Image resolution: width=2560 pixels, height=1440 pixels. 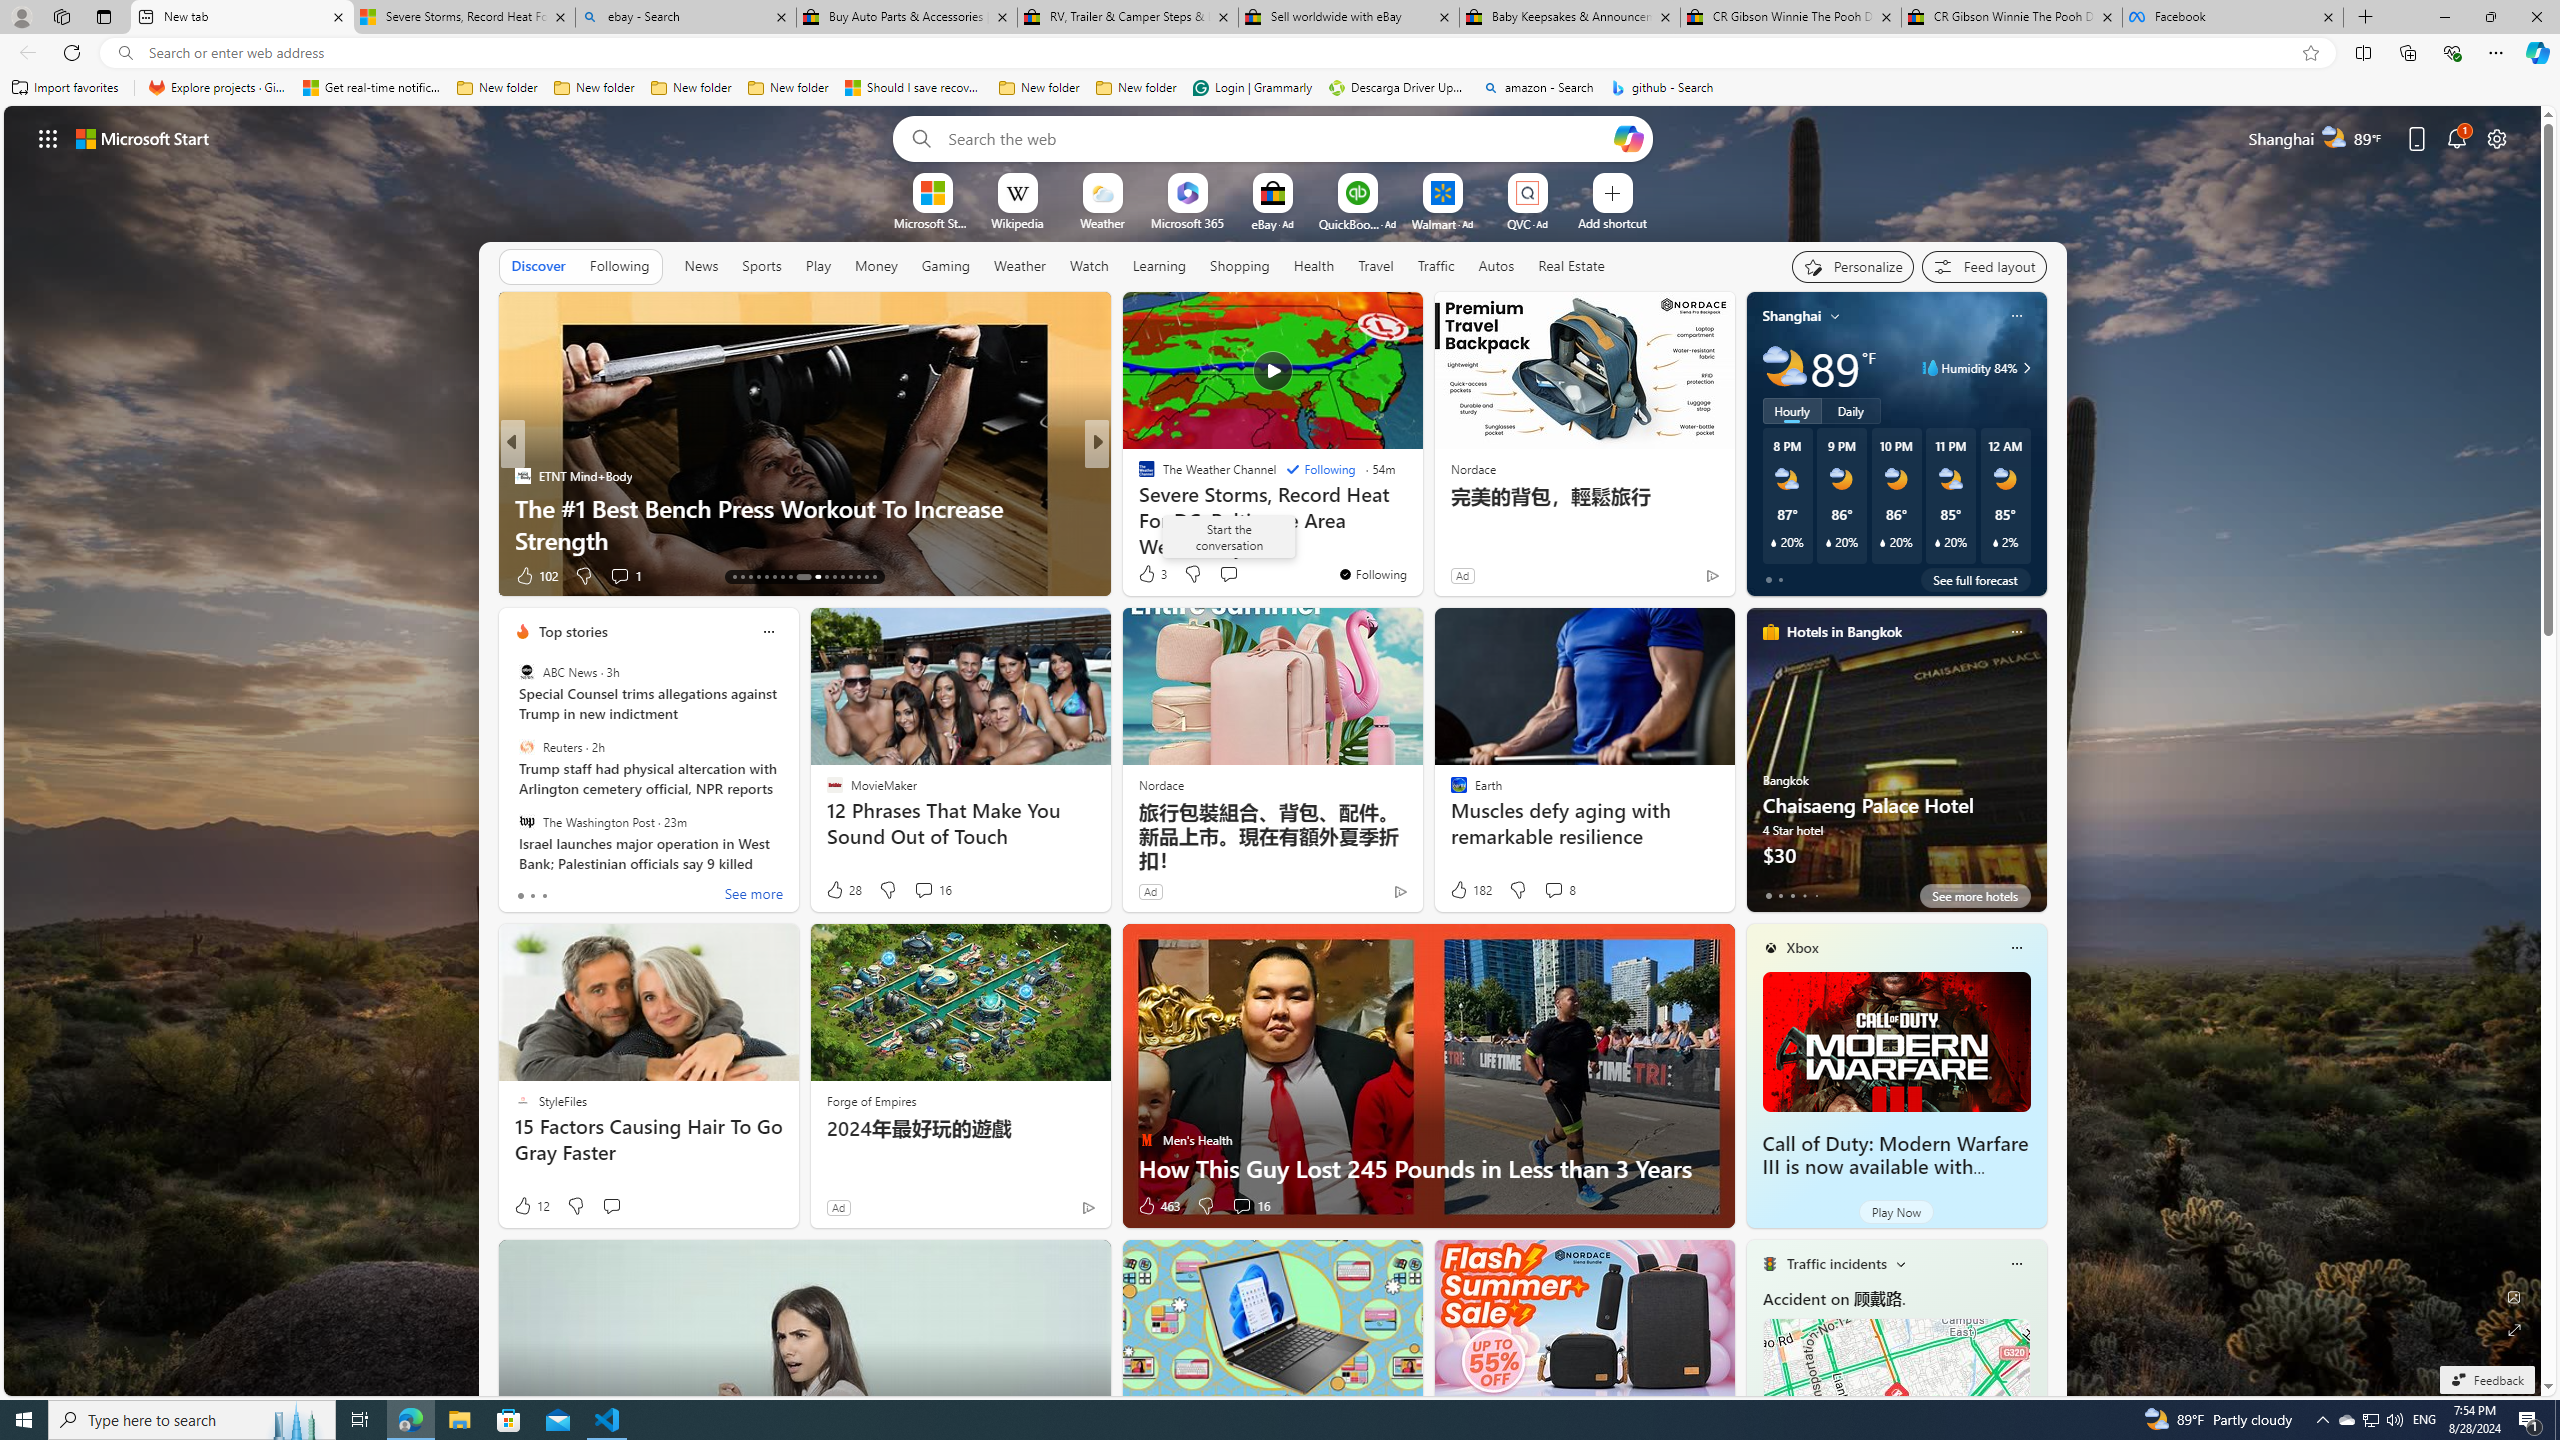 What do you see at coordinates (750, 577) in the screenshot?
I see `'AutomationID: tab-15'` at bounding box center [750, 577].